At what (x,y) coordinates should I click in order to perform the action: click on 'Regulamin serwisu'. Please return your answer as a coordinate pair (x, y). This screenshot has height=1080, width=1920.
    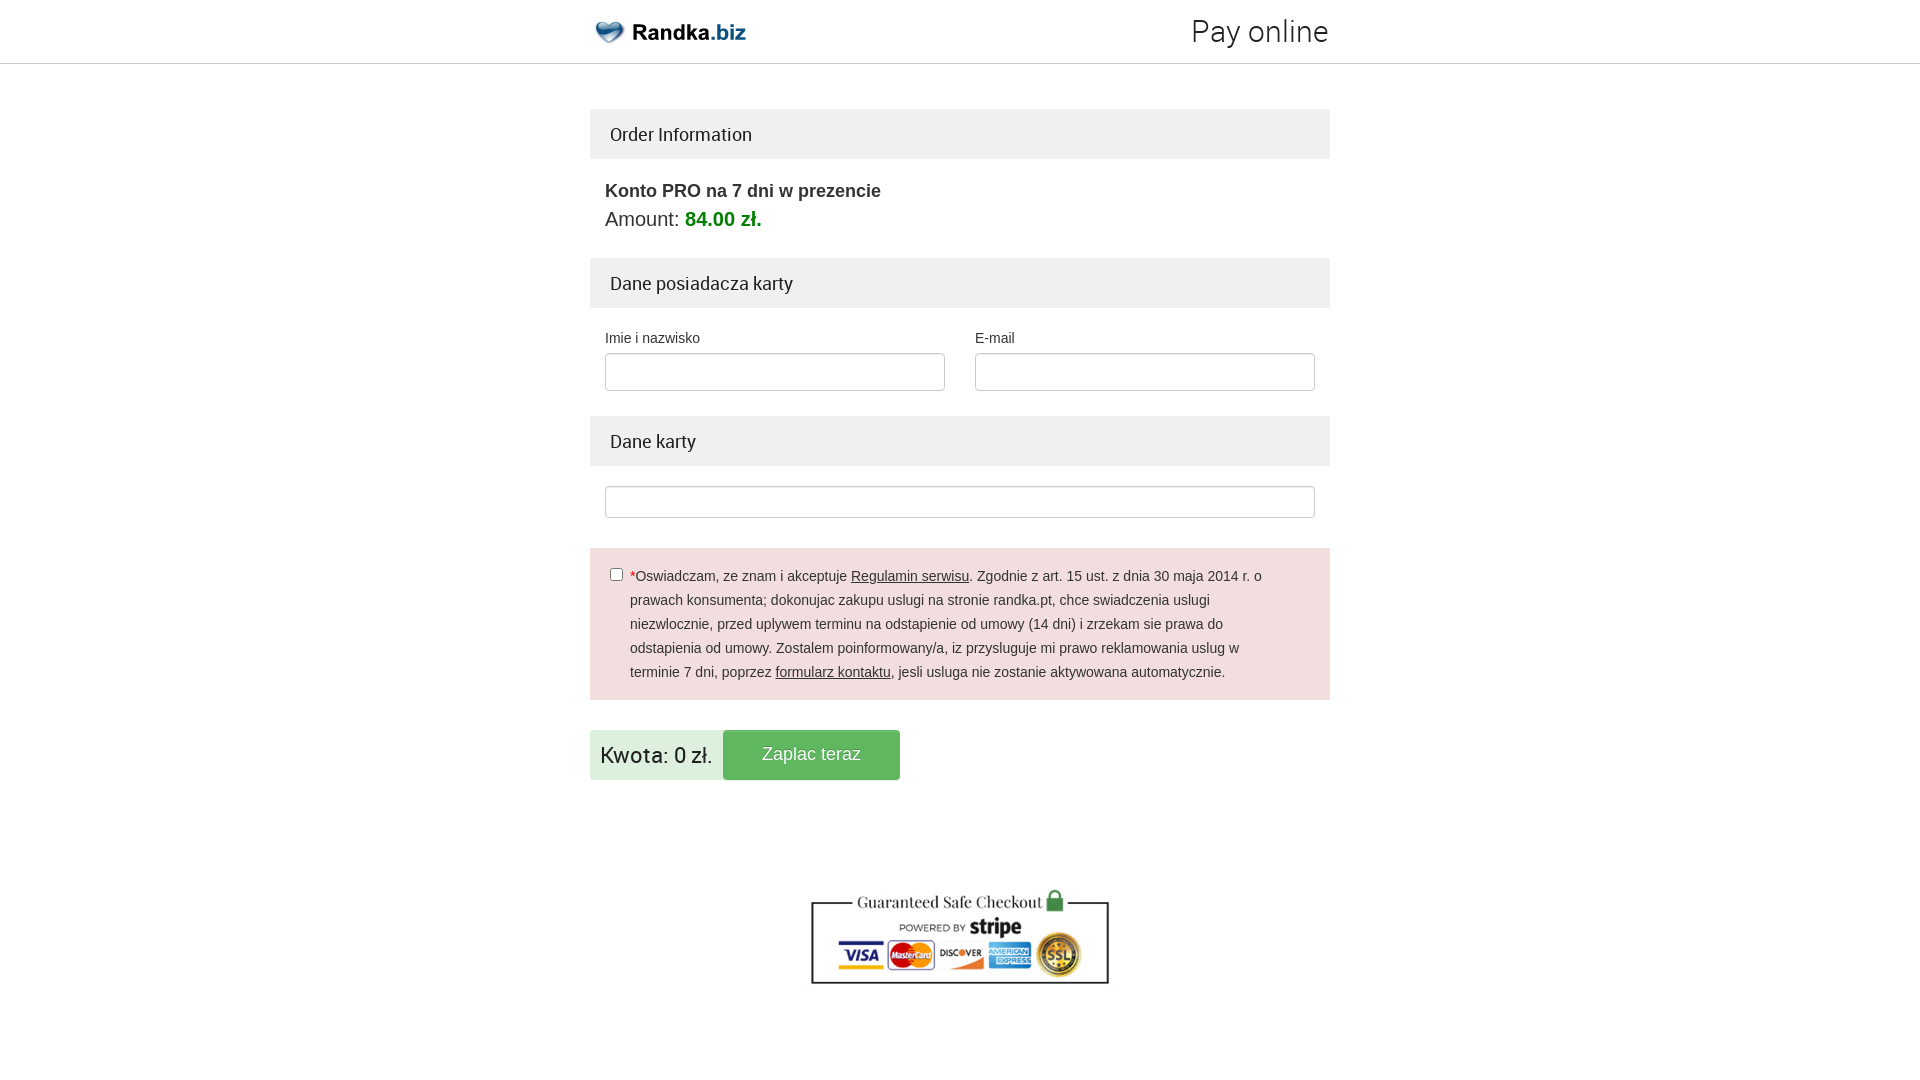
    Looking at the image, I should click on (909, 575).